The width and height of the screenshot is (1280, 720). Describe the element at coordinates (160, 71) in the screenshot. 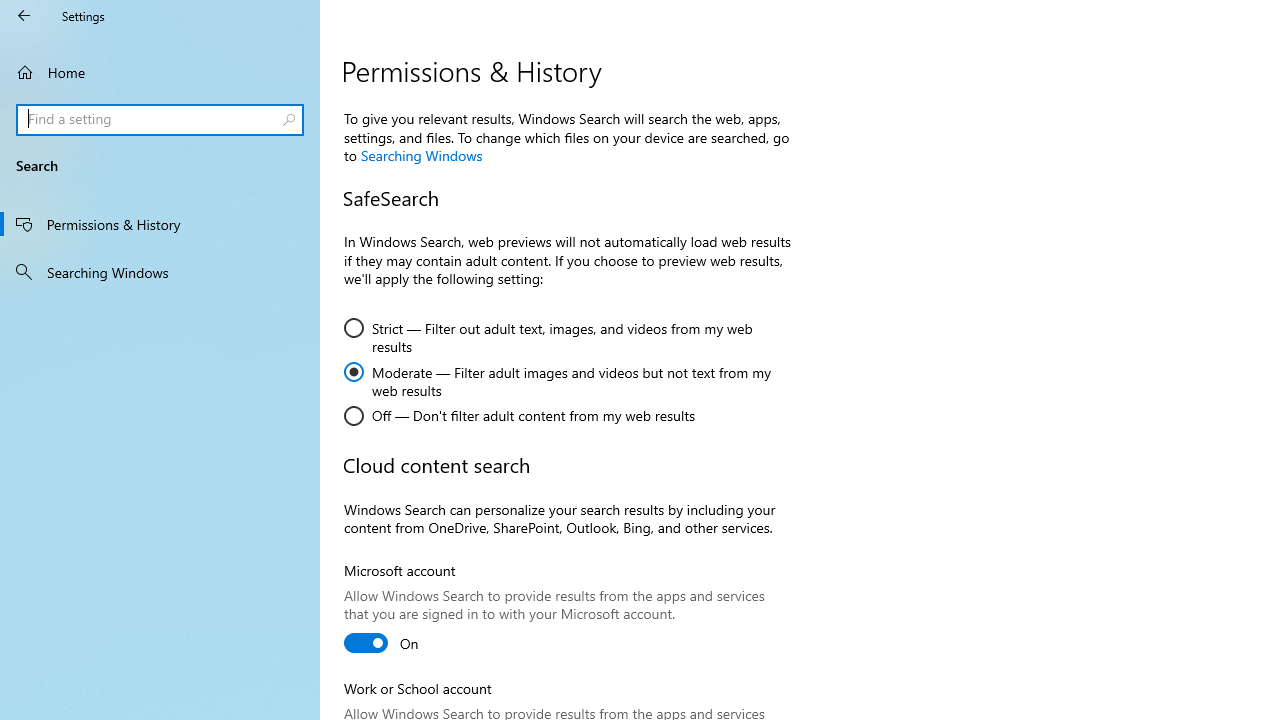

I see `'Home'` at that location.